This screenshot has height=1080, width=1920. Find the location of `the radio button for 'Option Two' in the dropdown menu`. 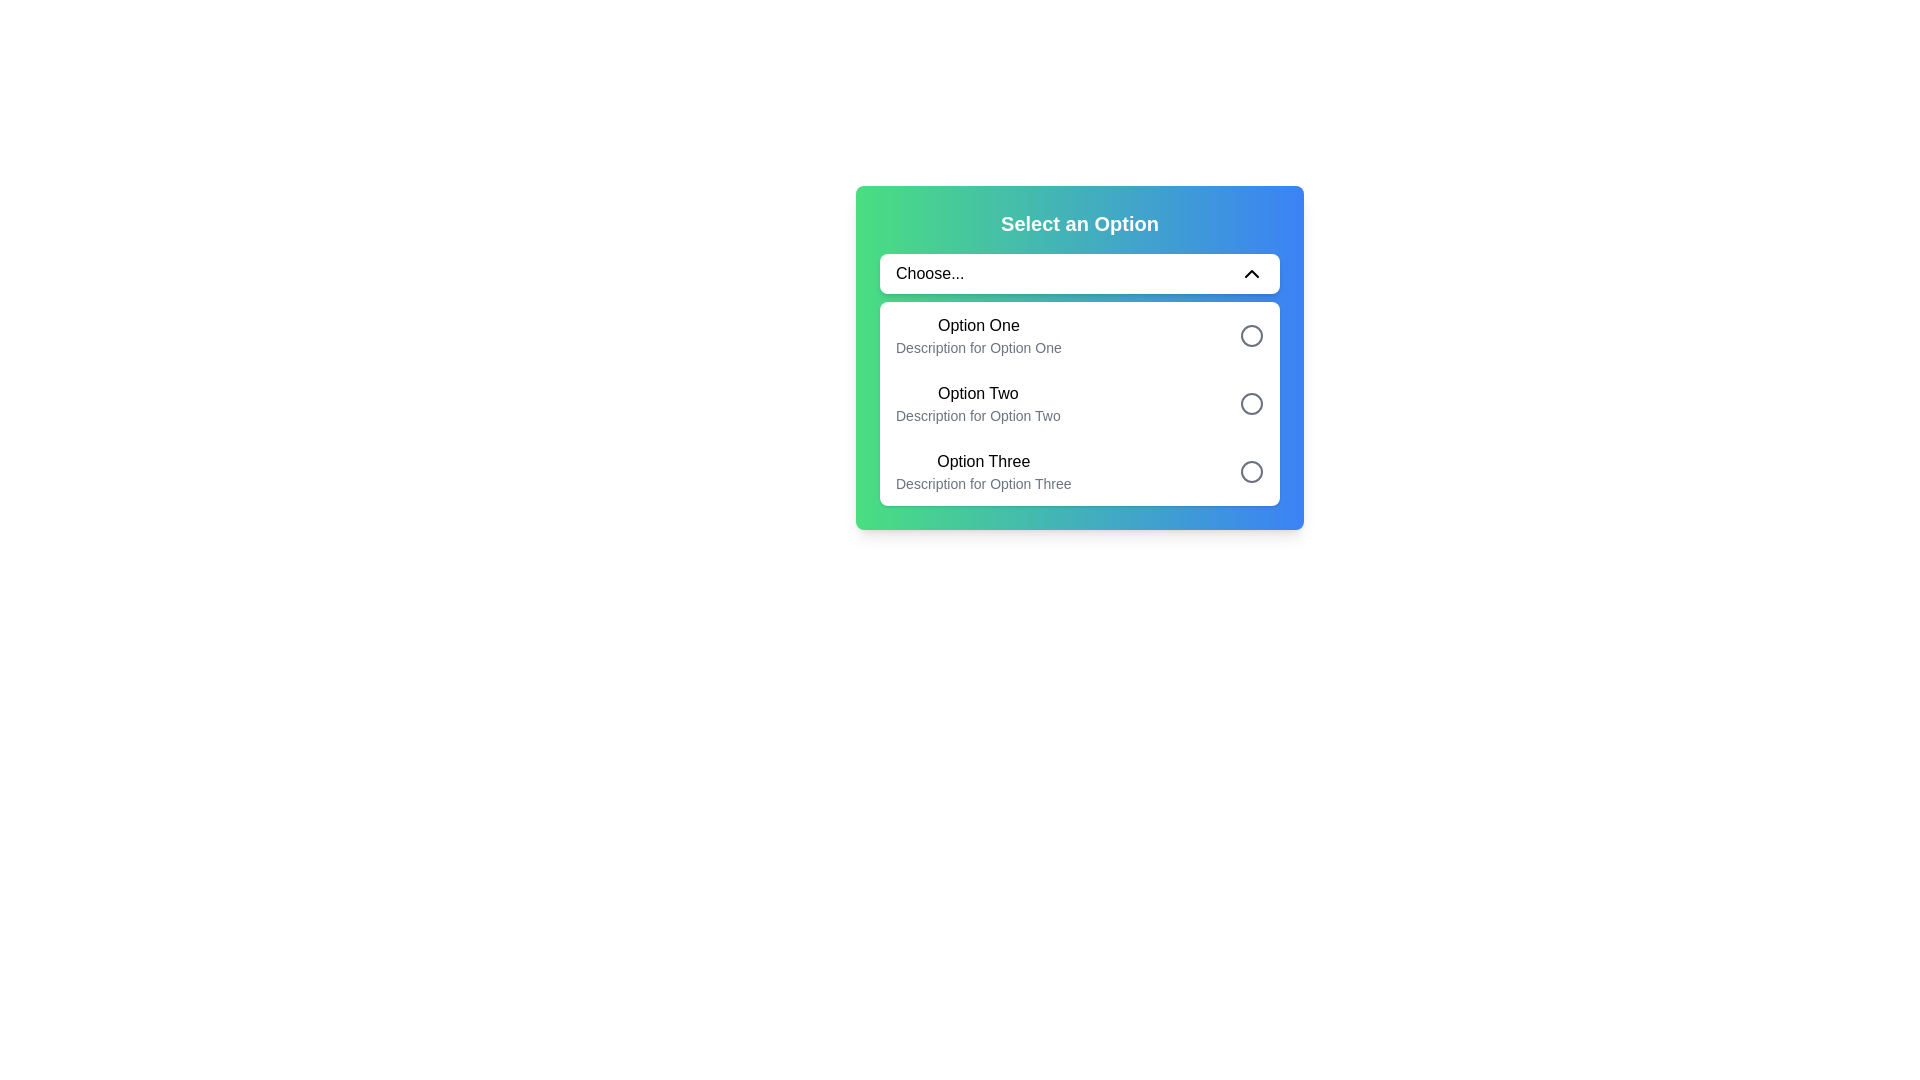

the radio button for 'Option Two' in the dropdown menu is located at coordinates (1251, 404).